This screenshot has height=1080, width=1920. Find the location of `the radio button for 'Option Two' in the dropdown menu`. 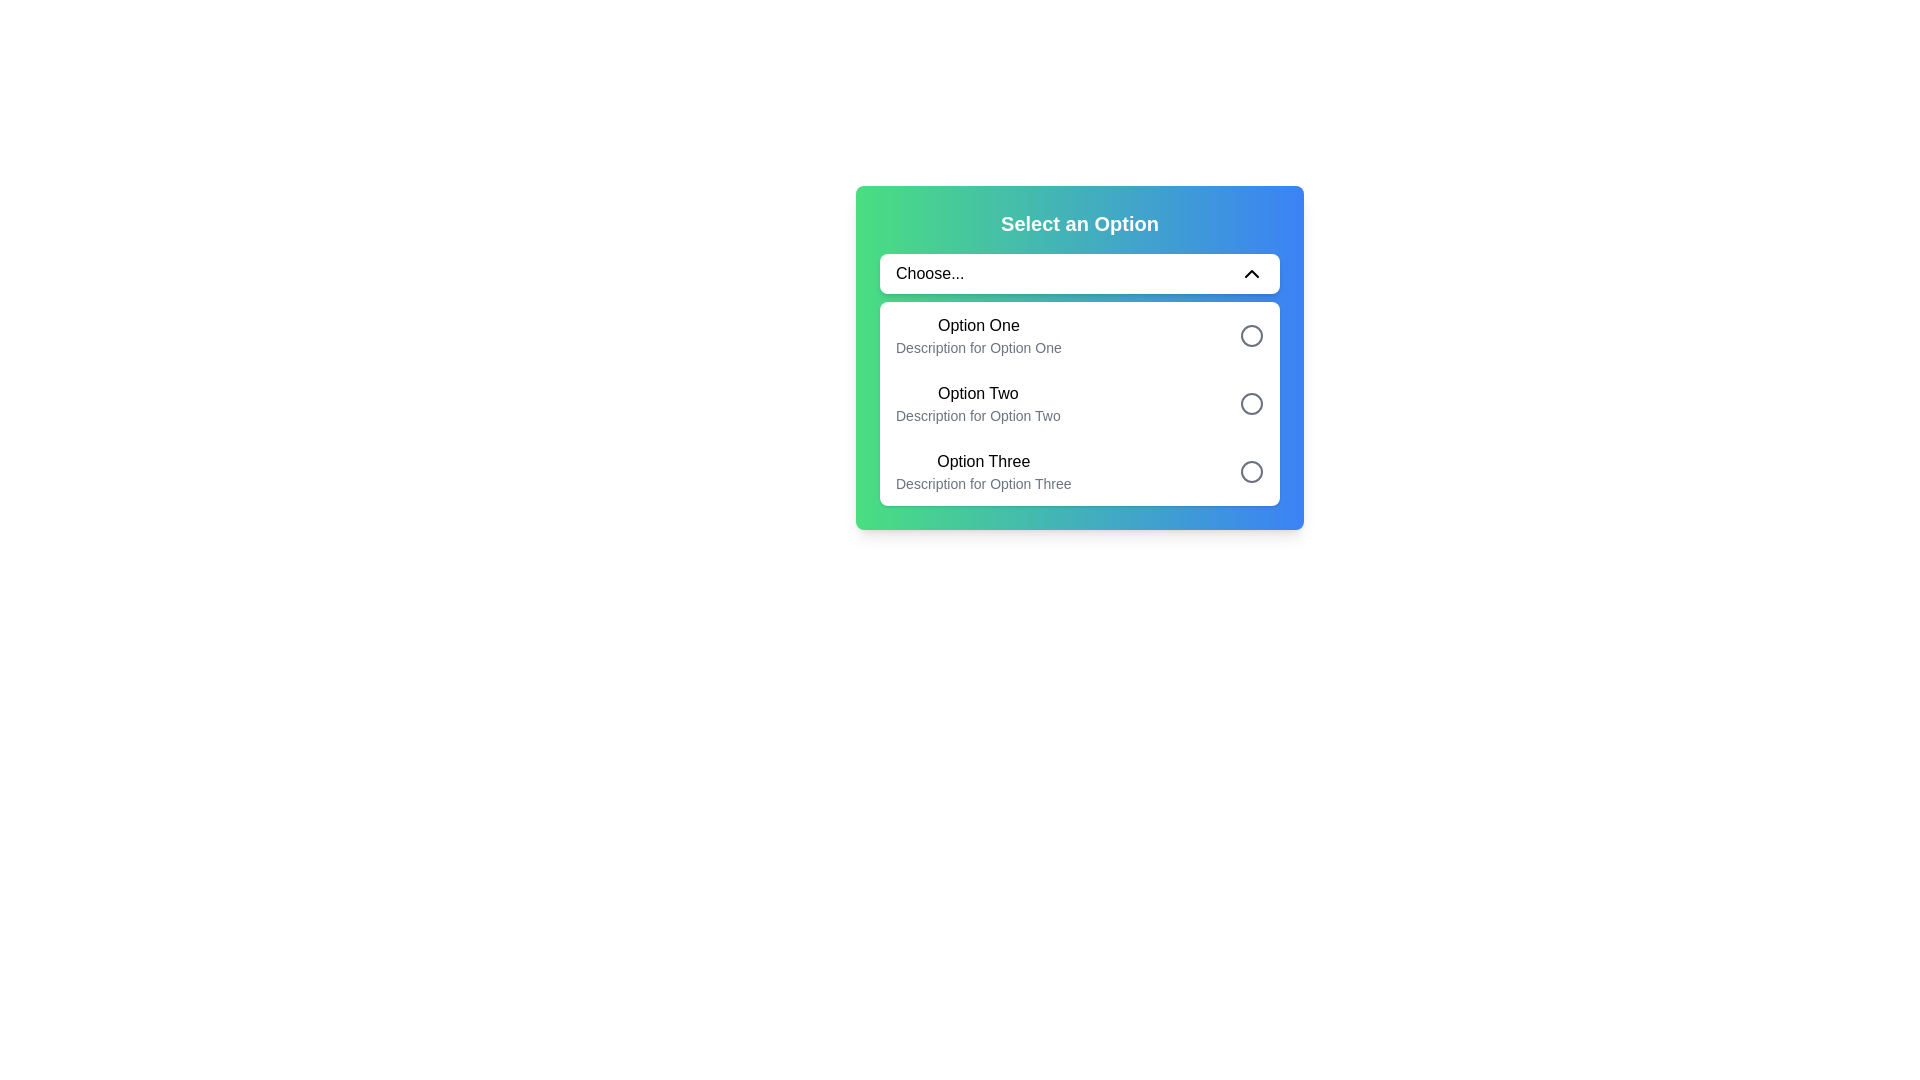

the radio button for 'Option Two' in the dropdown menu is located at coordinates (1251, 404).